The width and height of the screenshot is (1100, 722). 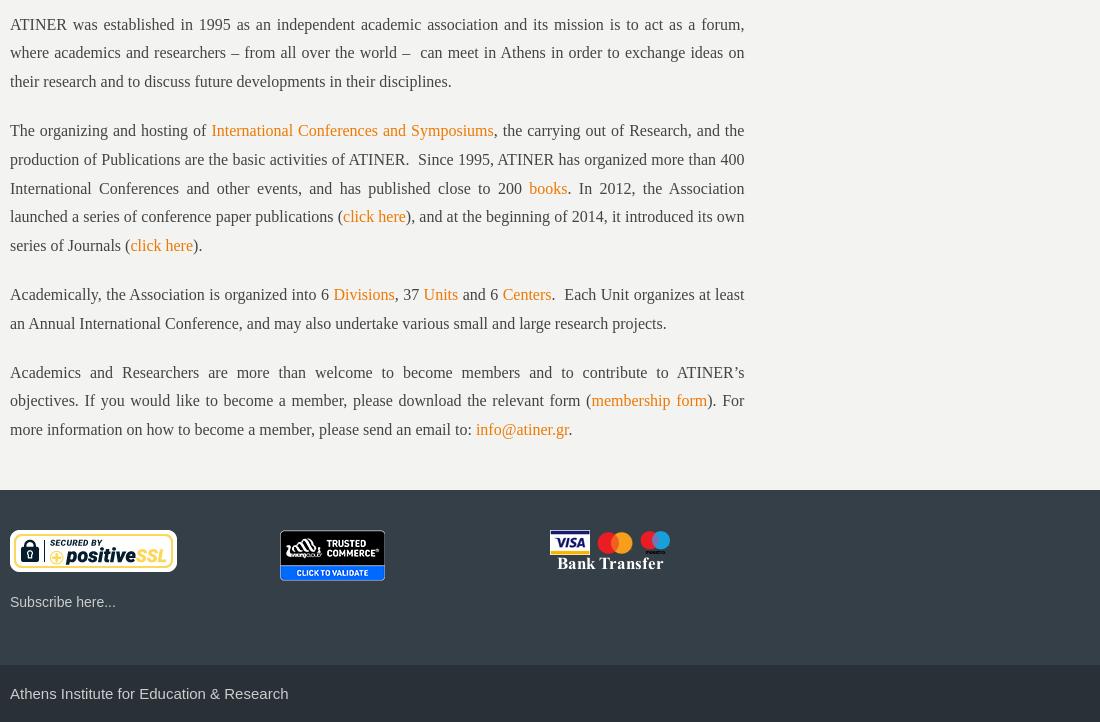 What do you see at coordinates (649, 400) in the screenshot?
I see `'membership form'` at bounding box center [649, 400].